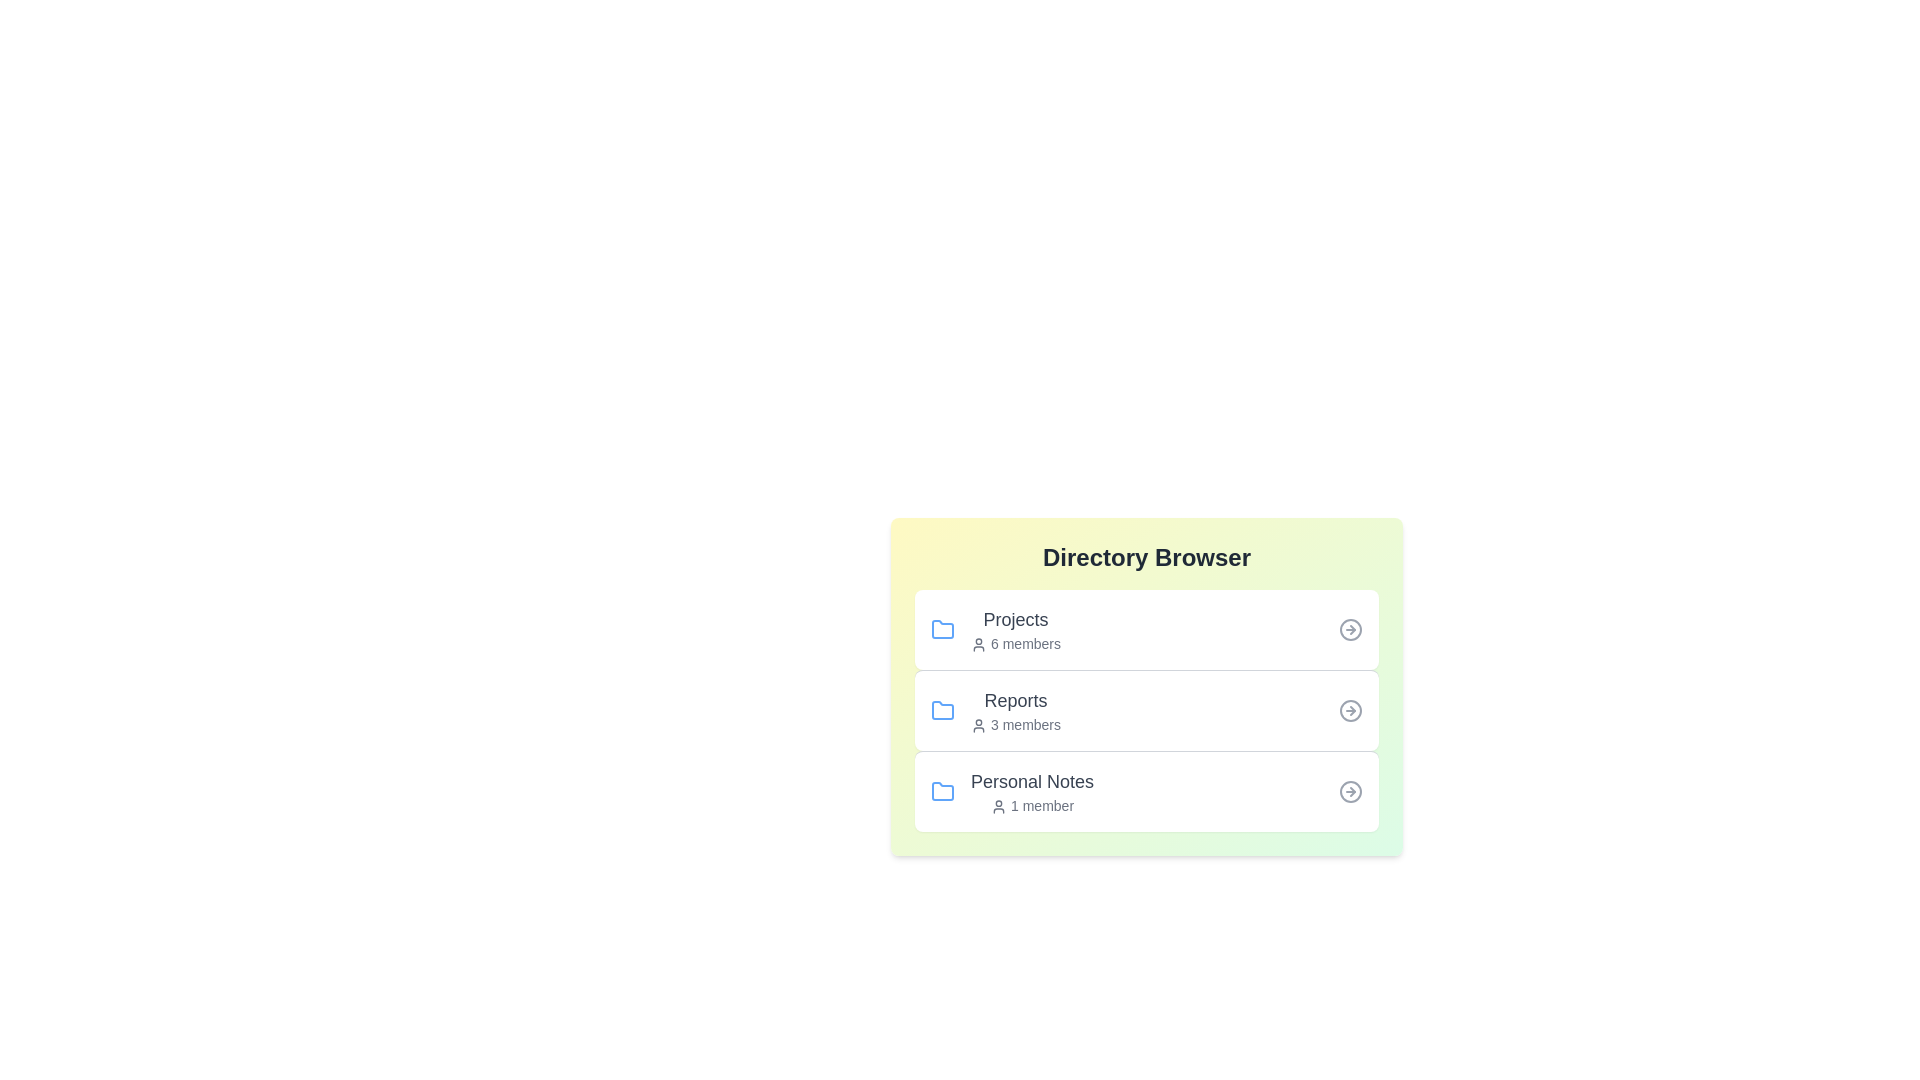 This screenshot has height=1080, width=1920. What do you see at coordinates (1147, 709) in the screenshot?
I see `the list item corresponding to Reports` at bounding box center [1147, 709].